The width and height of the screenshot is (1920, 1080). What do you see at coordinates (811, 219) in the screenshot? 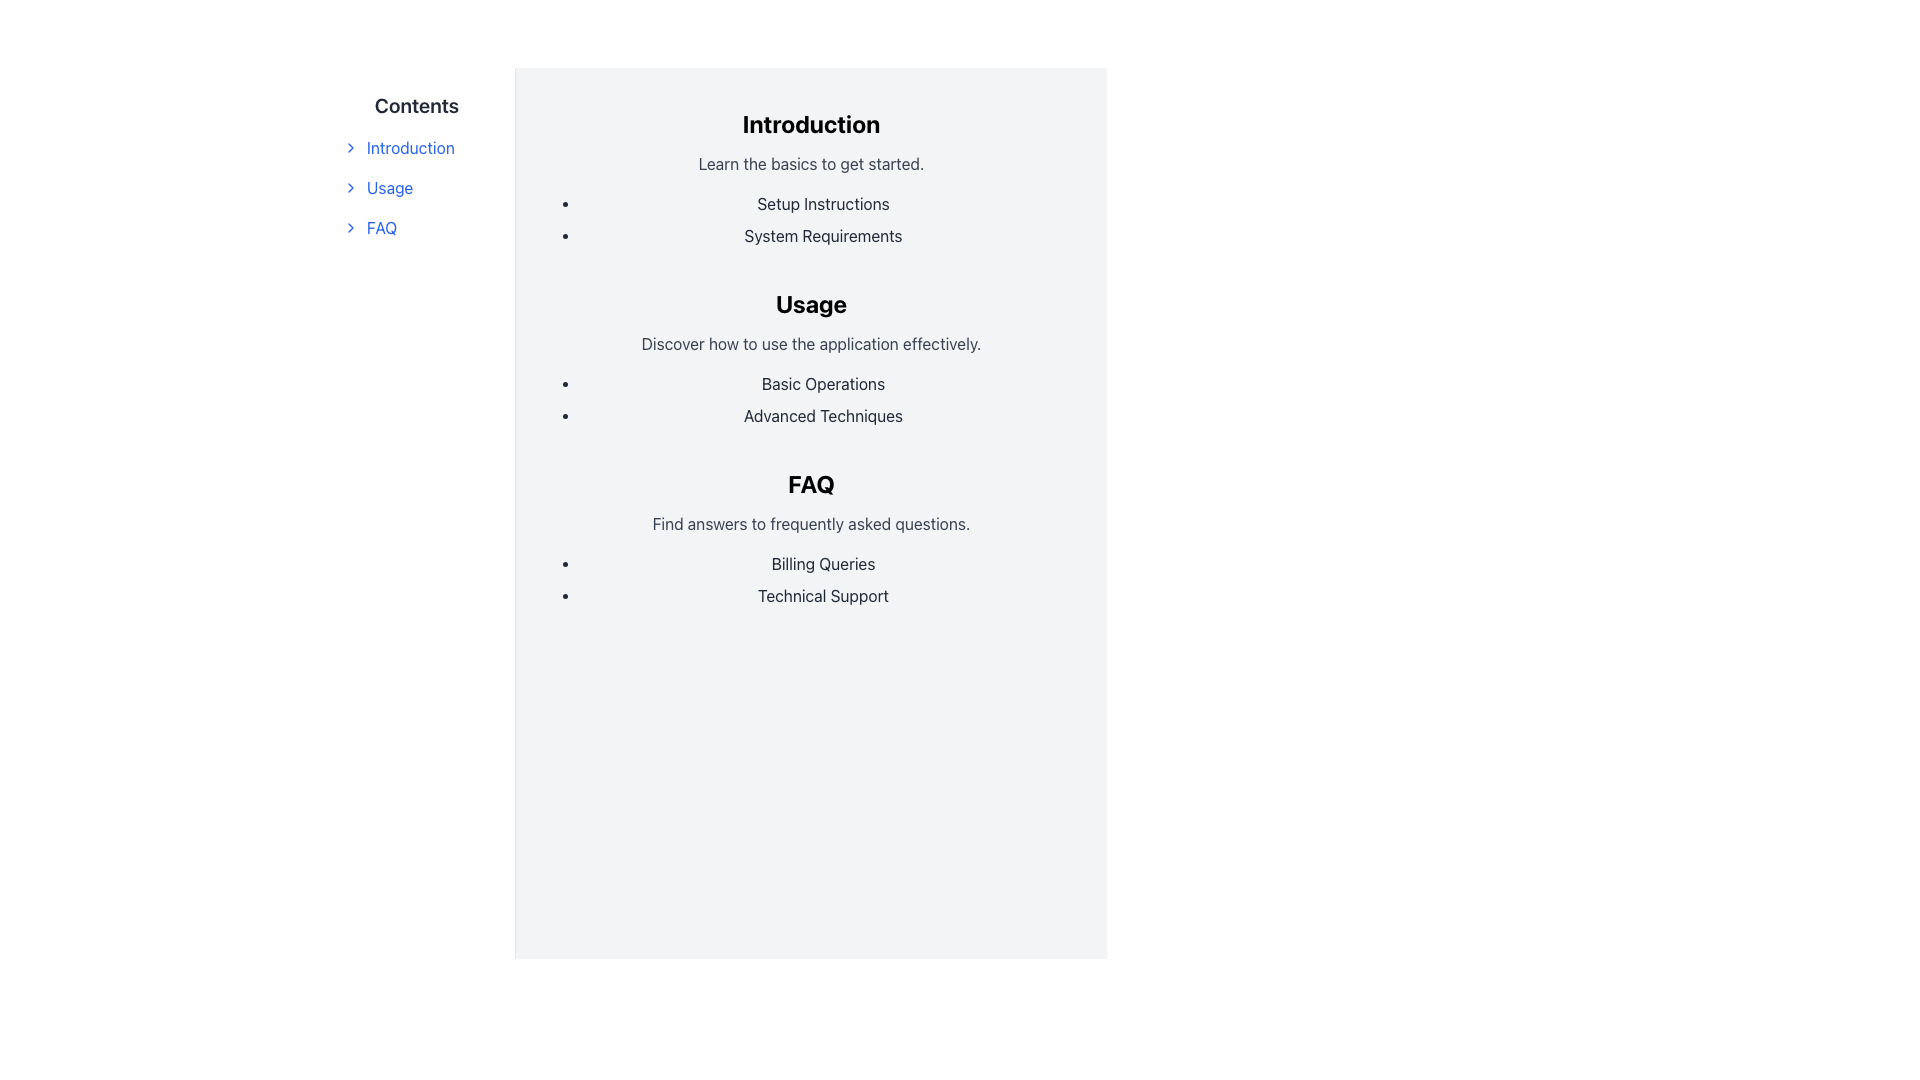
I see `the items in the bullet list located under the 'Introduction' section, below the heading 'Learn the basics to get started.'` at bounding box center [811, 219].